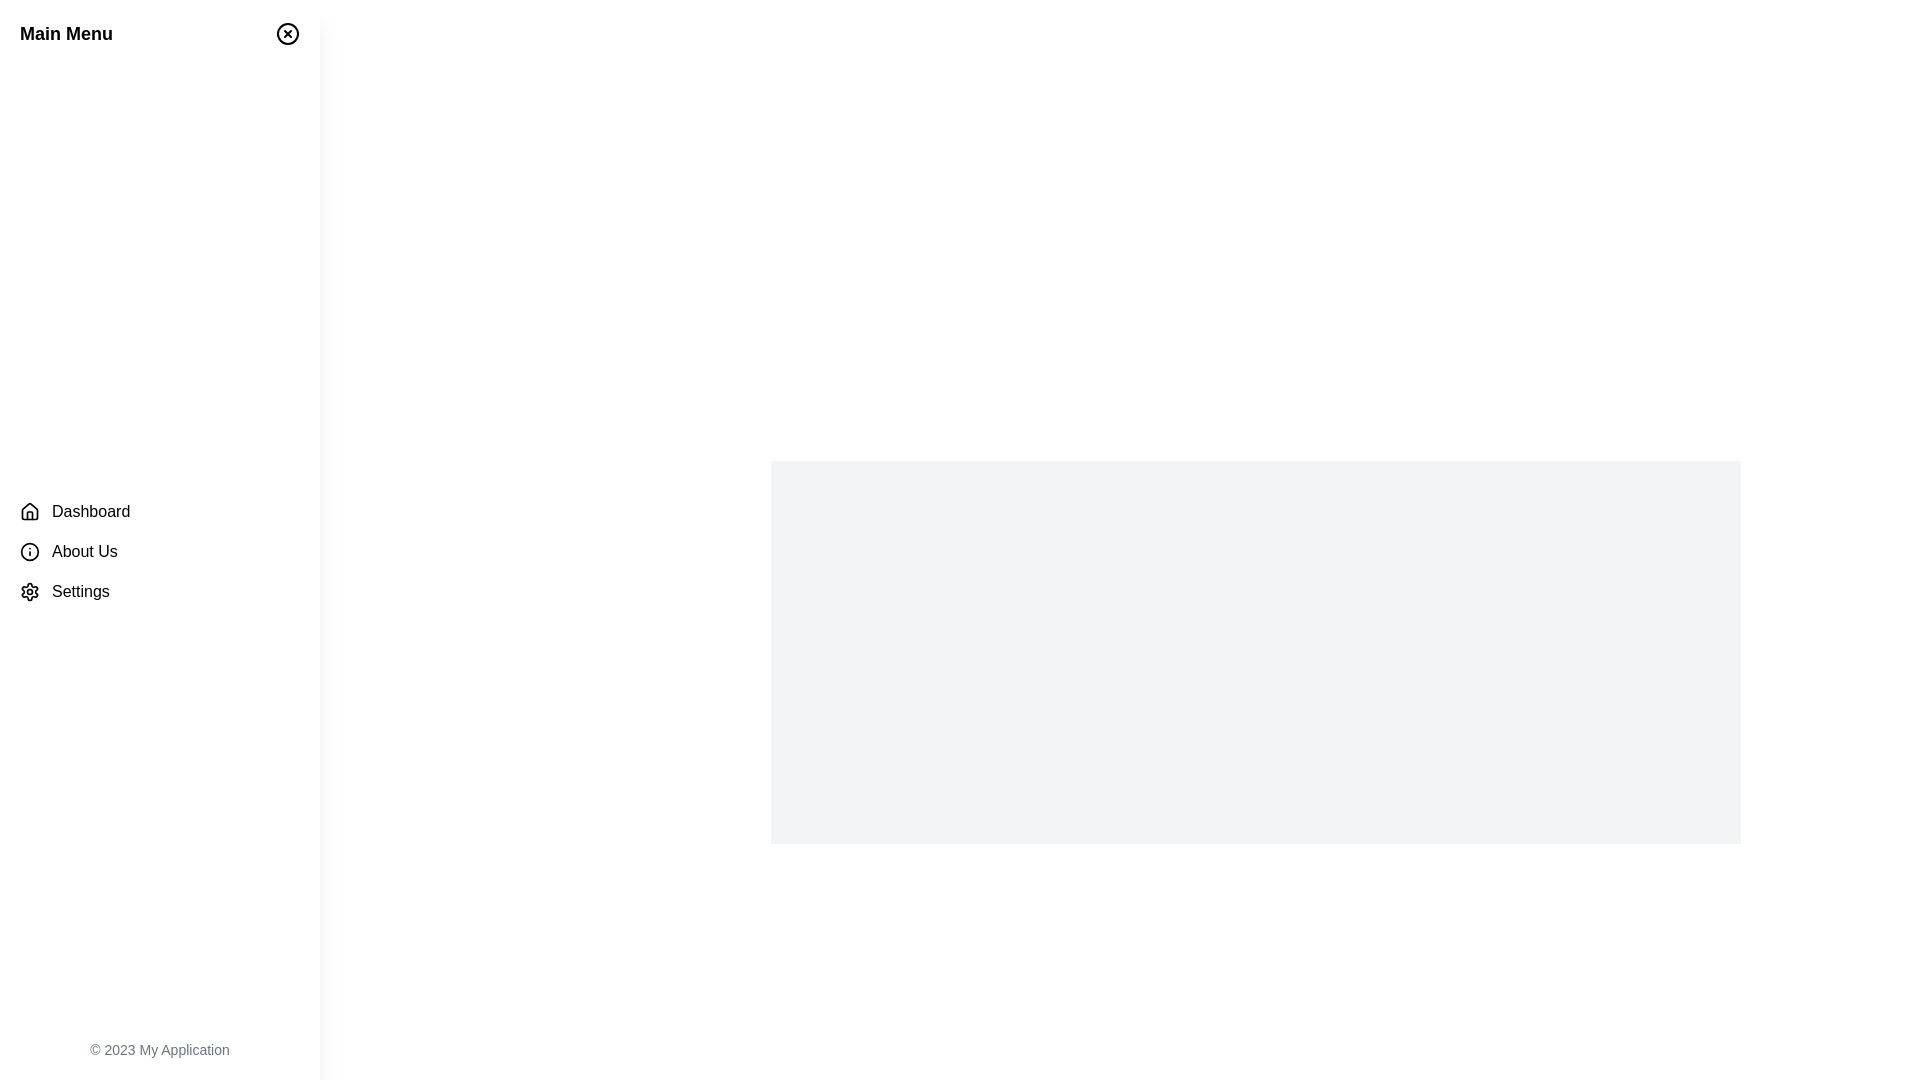 This screenshot has height=1080, width=1920. I want to click on the Close button icon, which is a circular button with an 'X' mark in the center, located at the far right of the header bar labeled 'Main Menu', so click(287, 34).